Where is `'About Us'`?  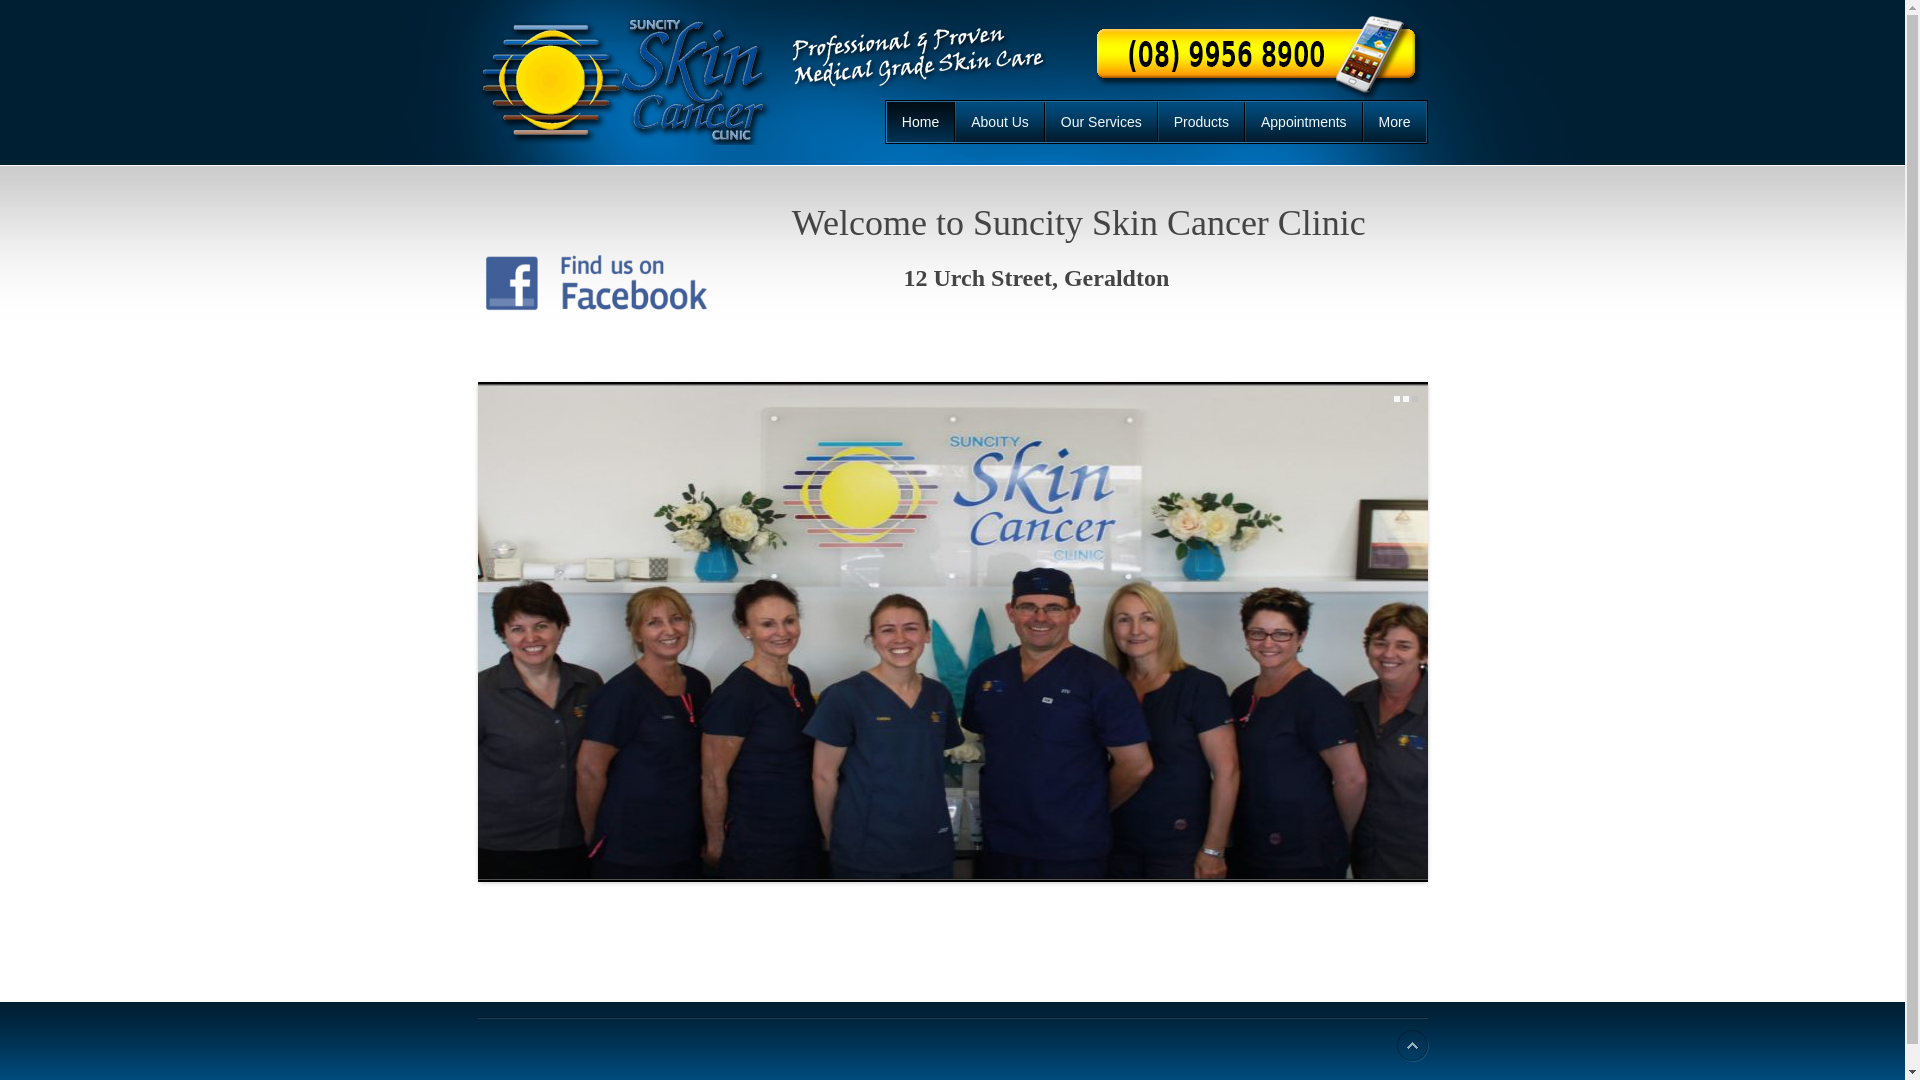
'About Us' is located at coordinates (954, 122).